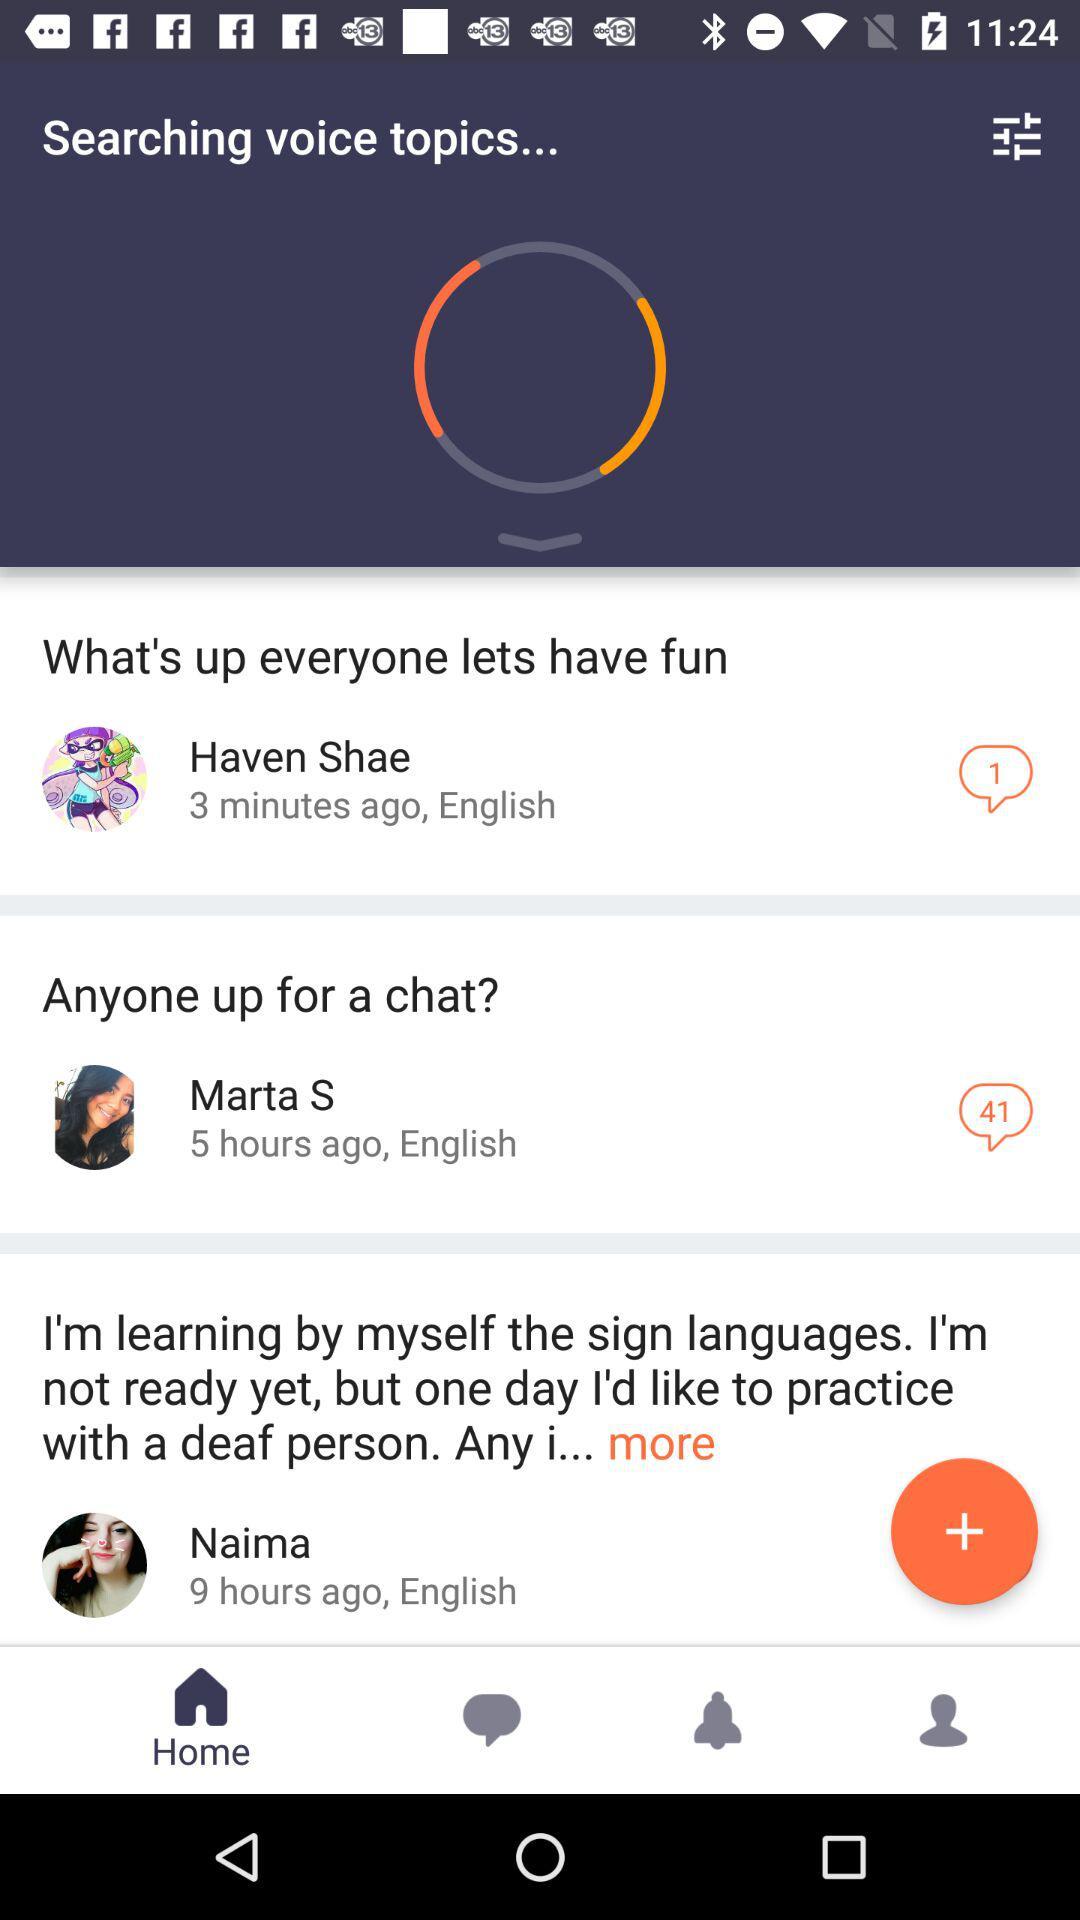  What do you see at coordinates (94, 1116) in the screenshot?
I see `open user profile` at bounding box center [94, 1116].